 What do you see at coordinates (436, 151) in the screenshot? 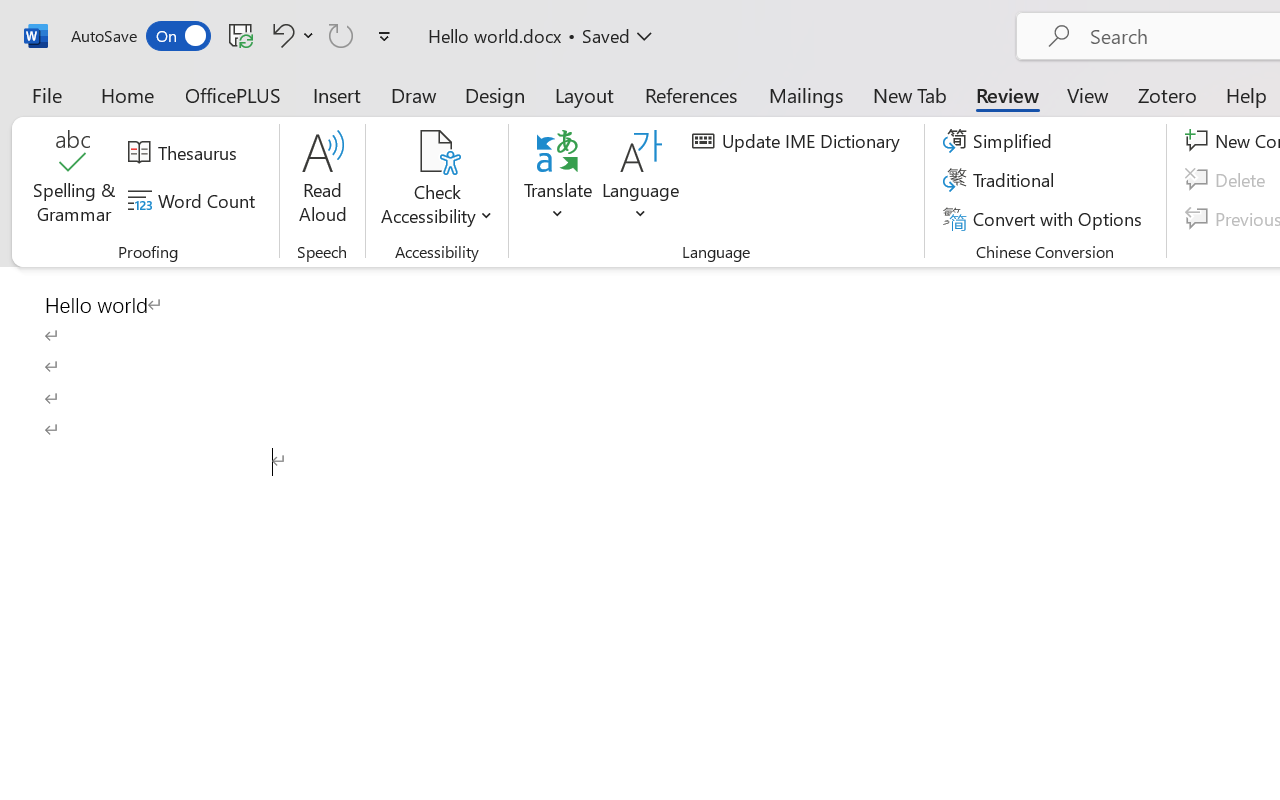
I see `'Check Accessibility'` at bounding box center [436, 151].